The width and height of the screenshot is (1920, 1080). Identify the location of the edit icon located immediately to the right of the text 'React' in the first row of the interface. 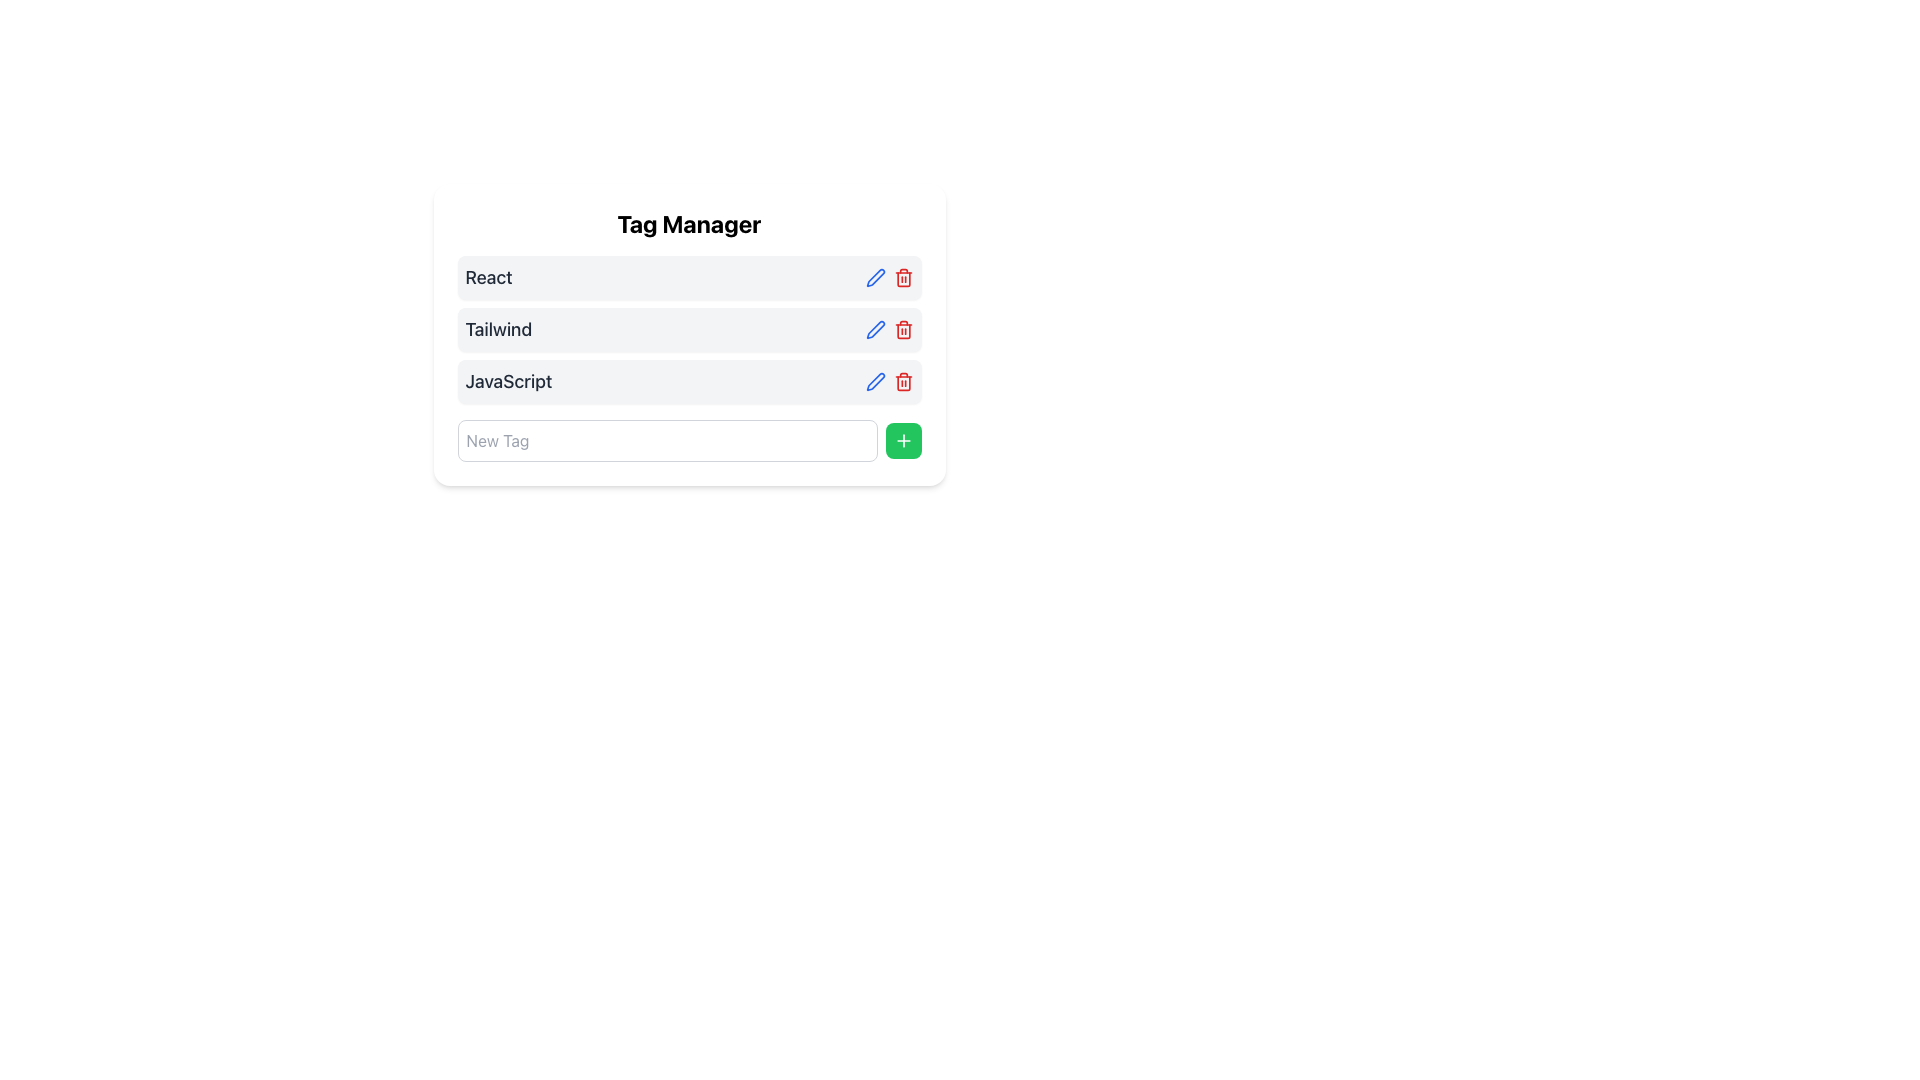
(875, 277).